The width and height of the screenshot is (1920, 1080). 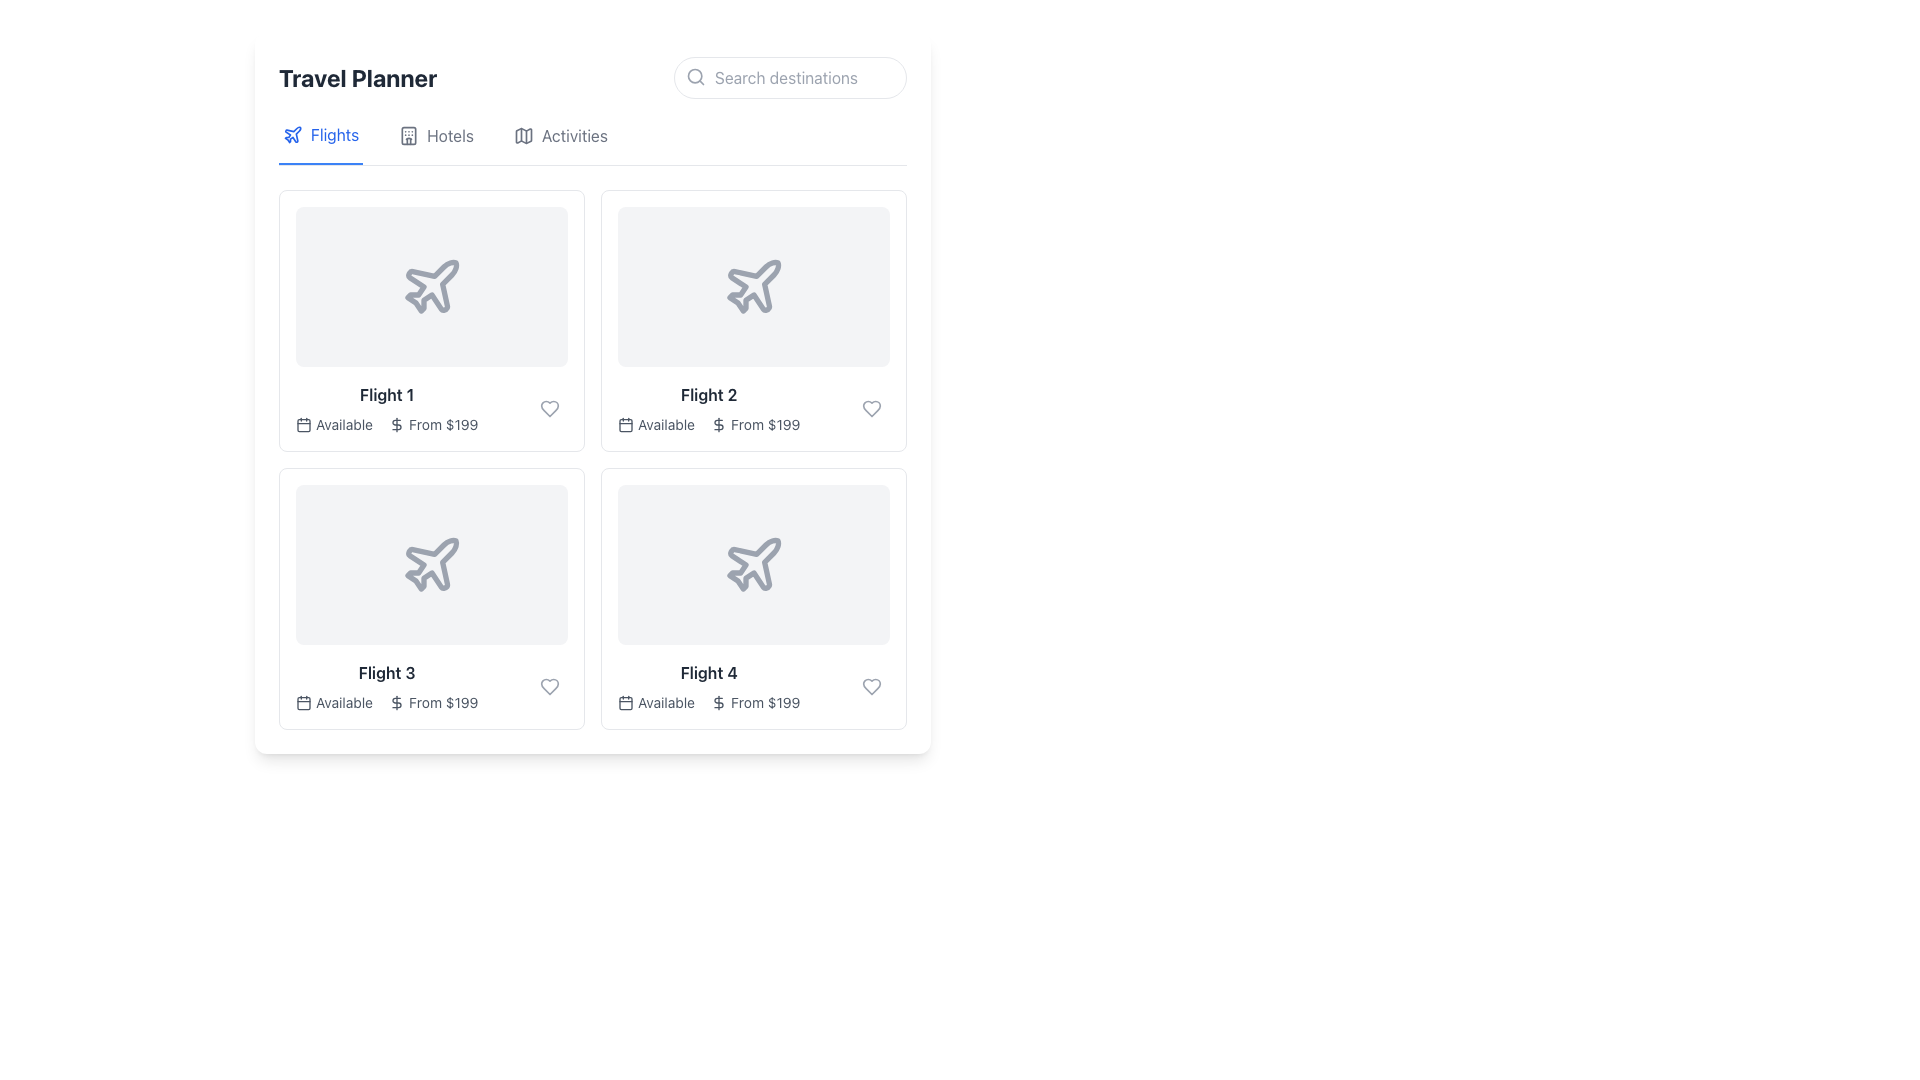 What do you see at coordinates (754, 423) in the screenshot?
I see `the text element displaying 'From $199' with an icon, located in the 'Flight 2' card, below the 'Available' caption` at bounding box center [754, 423].